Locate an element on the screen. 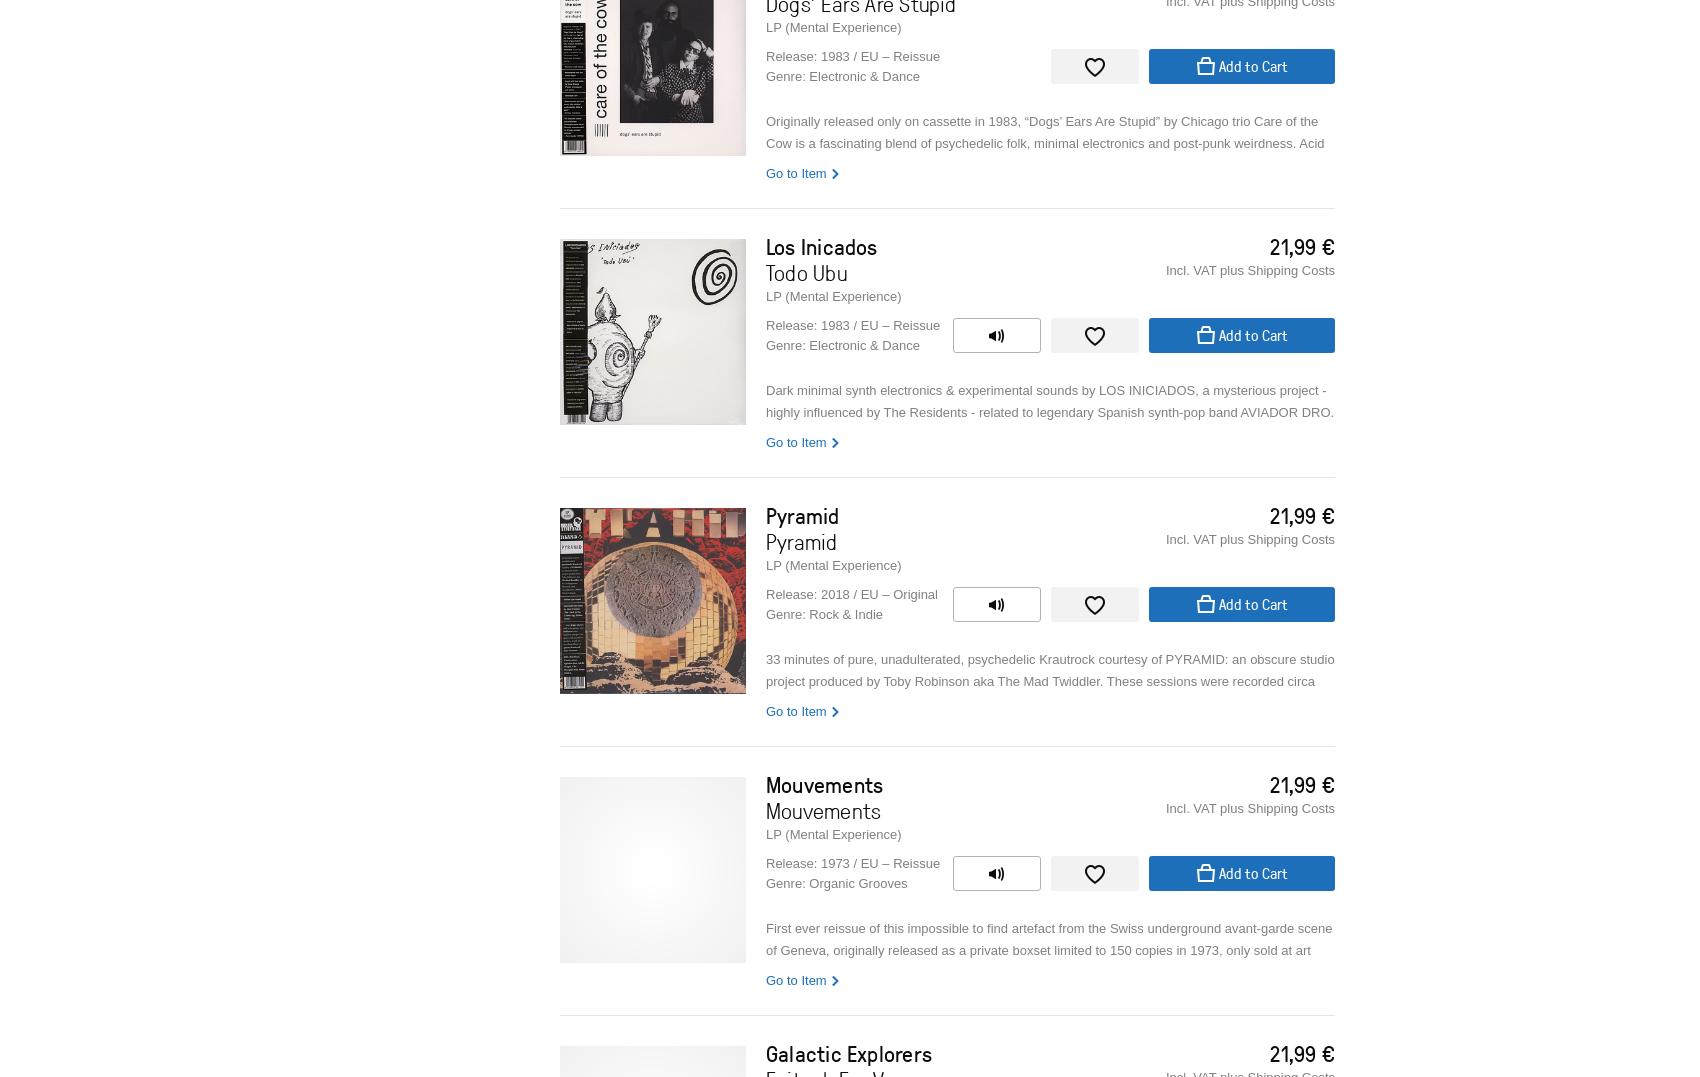 This screenshot has width=1700, height=1077. 'Dark minimal synth electronics & experimental sounds by LOS INICIADOS, a mysterious project - highly influenced by The Residents - related to legendary Spanish synth-pop band AVIADOR DRO.' is located at coordinates (1048, 401).